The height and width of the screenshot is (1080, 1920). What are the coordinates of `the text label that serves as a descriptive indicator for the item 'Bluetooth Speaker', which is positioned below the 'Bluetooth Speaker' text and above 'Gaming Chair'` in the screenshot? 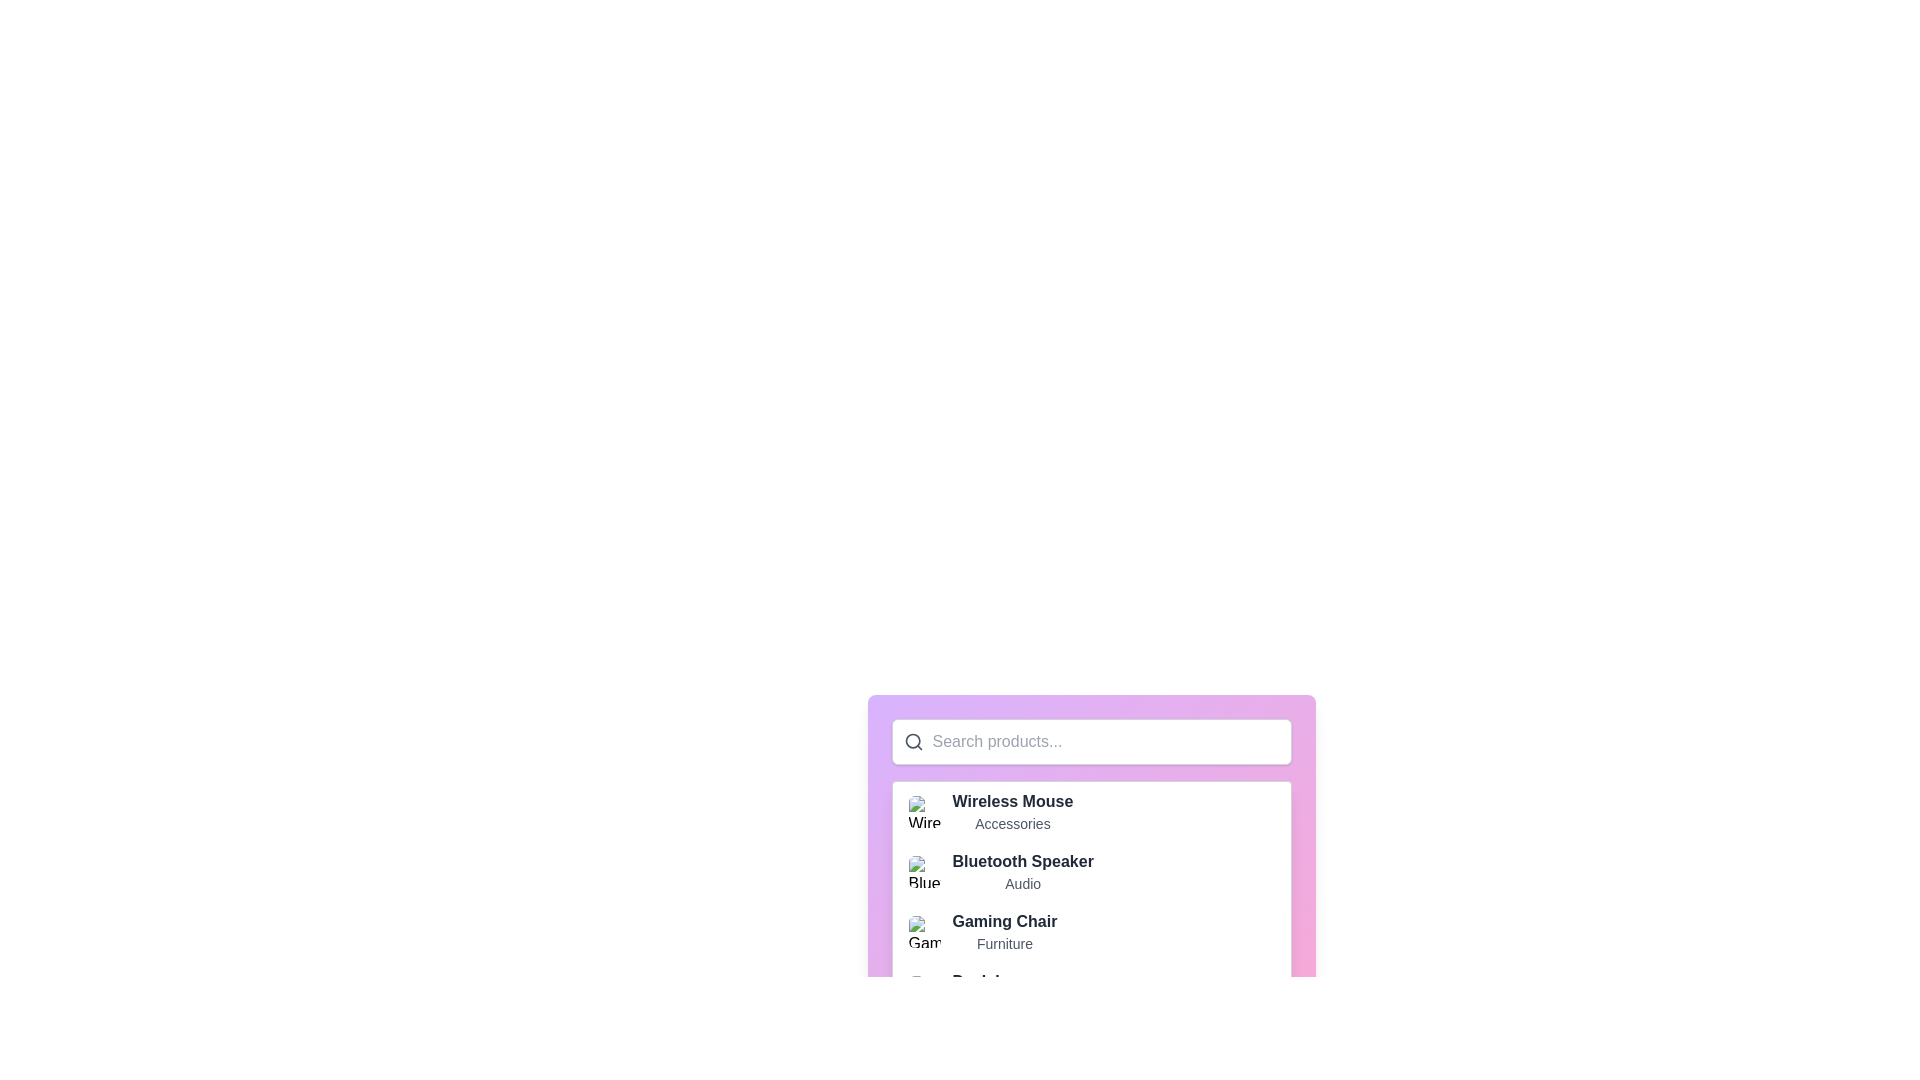 It's located at (1023, 882).